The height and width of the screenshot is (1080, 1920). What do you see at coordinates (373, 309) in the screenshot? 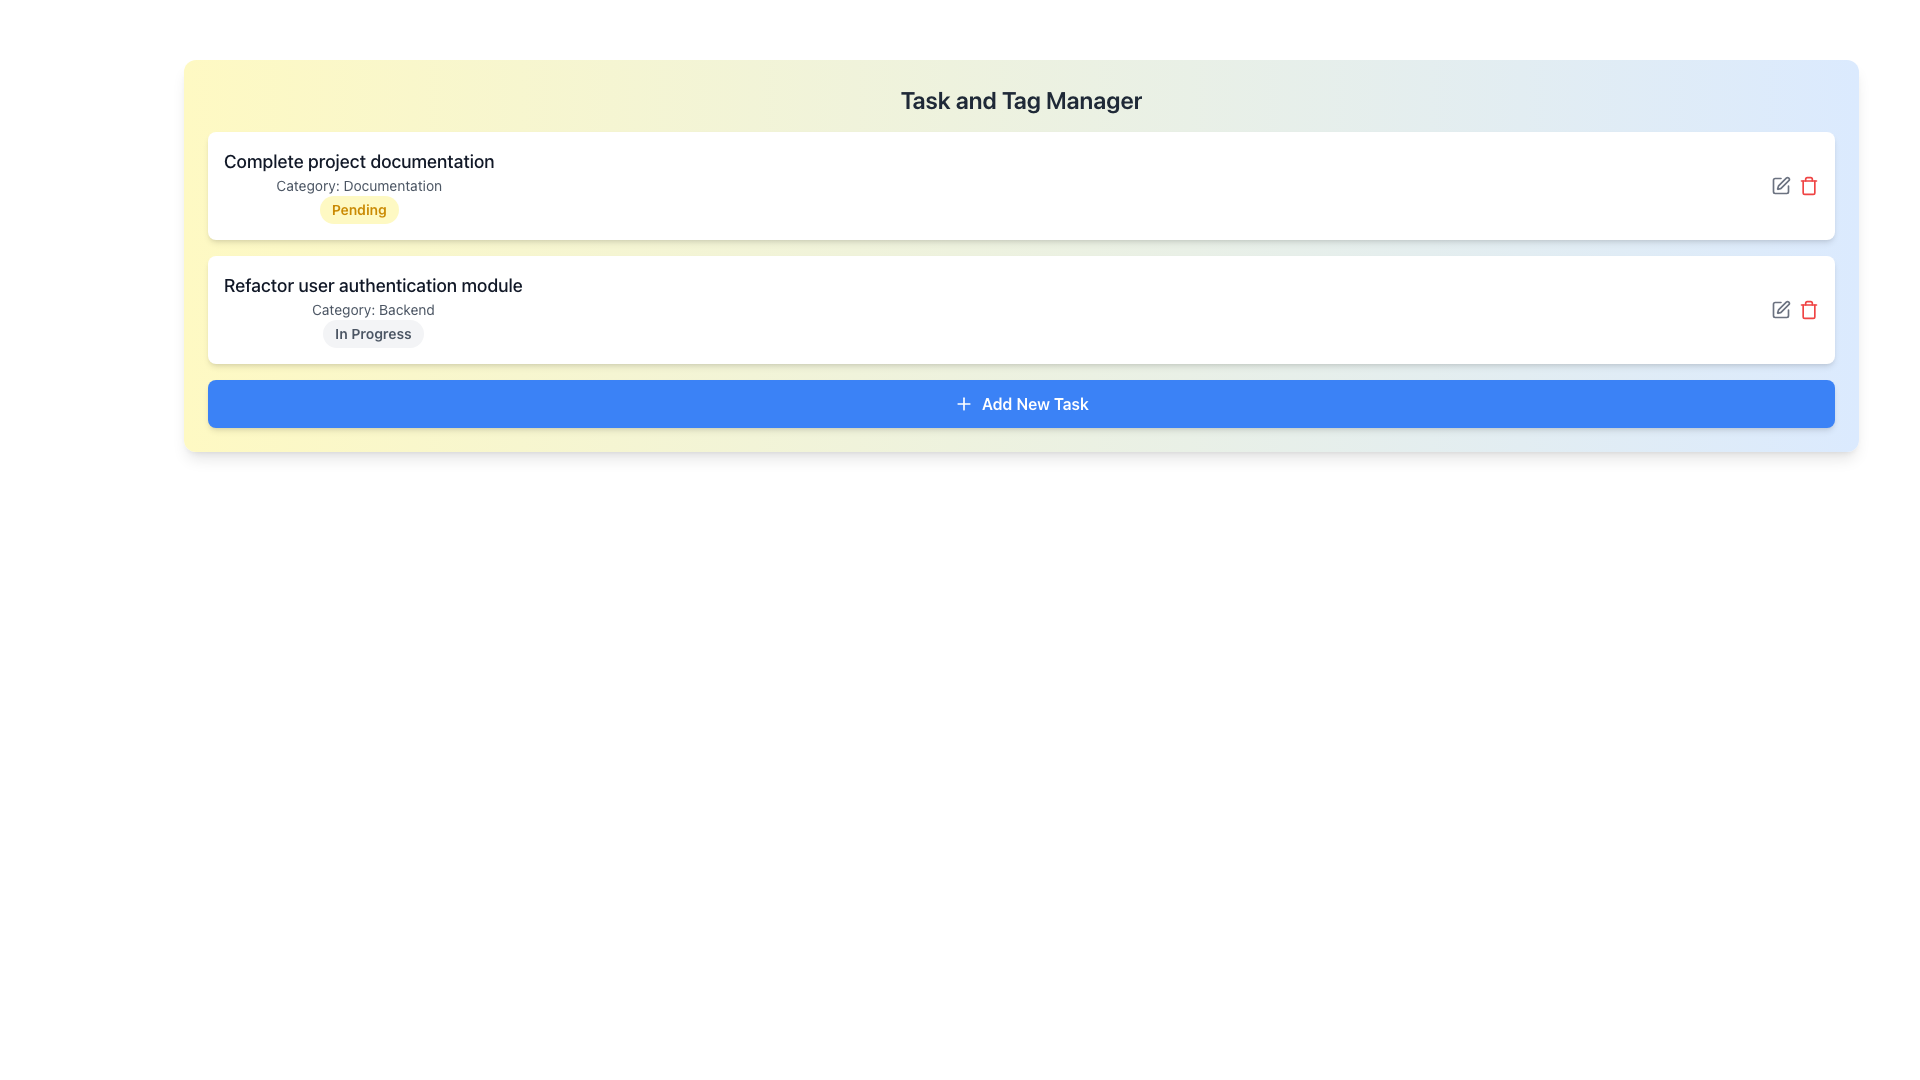
I see `the text label displaying 'Category: Backend', which is styled in a fine italic font and located below the title 'Refactor user authentication module'` at bounding box center [373, 309].